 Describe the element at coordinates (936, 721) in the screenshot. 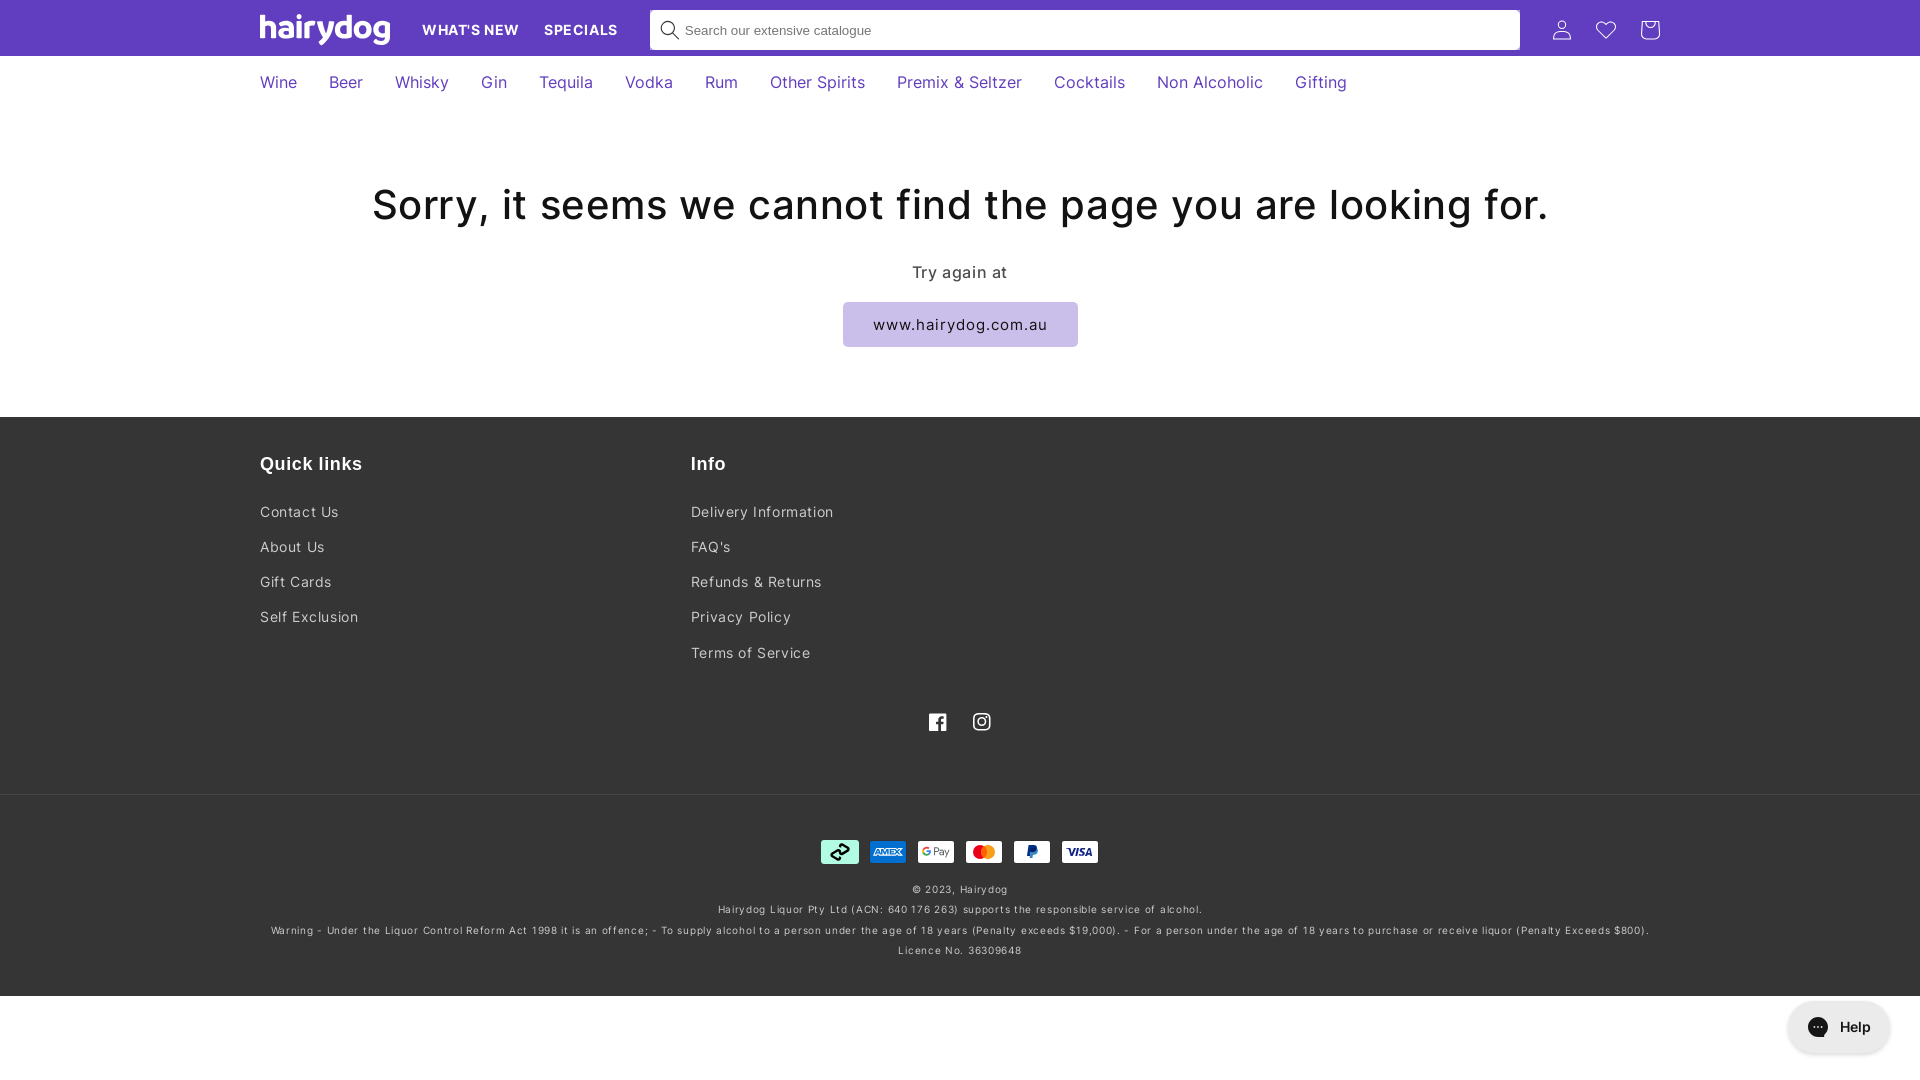

I see `'Facebook'` at that location.